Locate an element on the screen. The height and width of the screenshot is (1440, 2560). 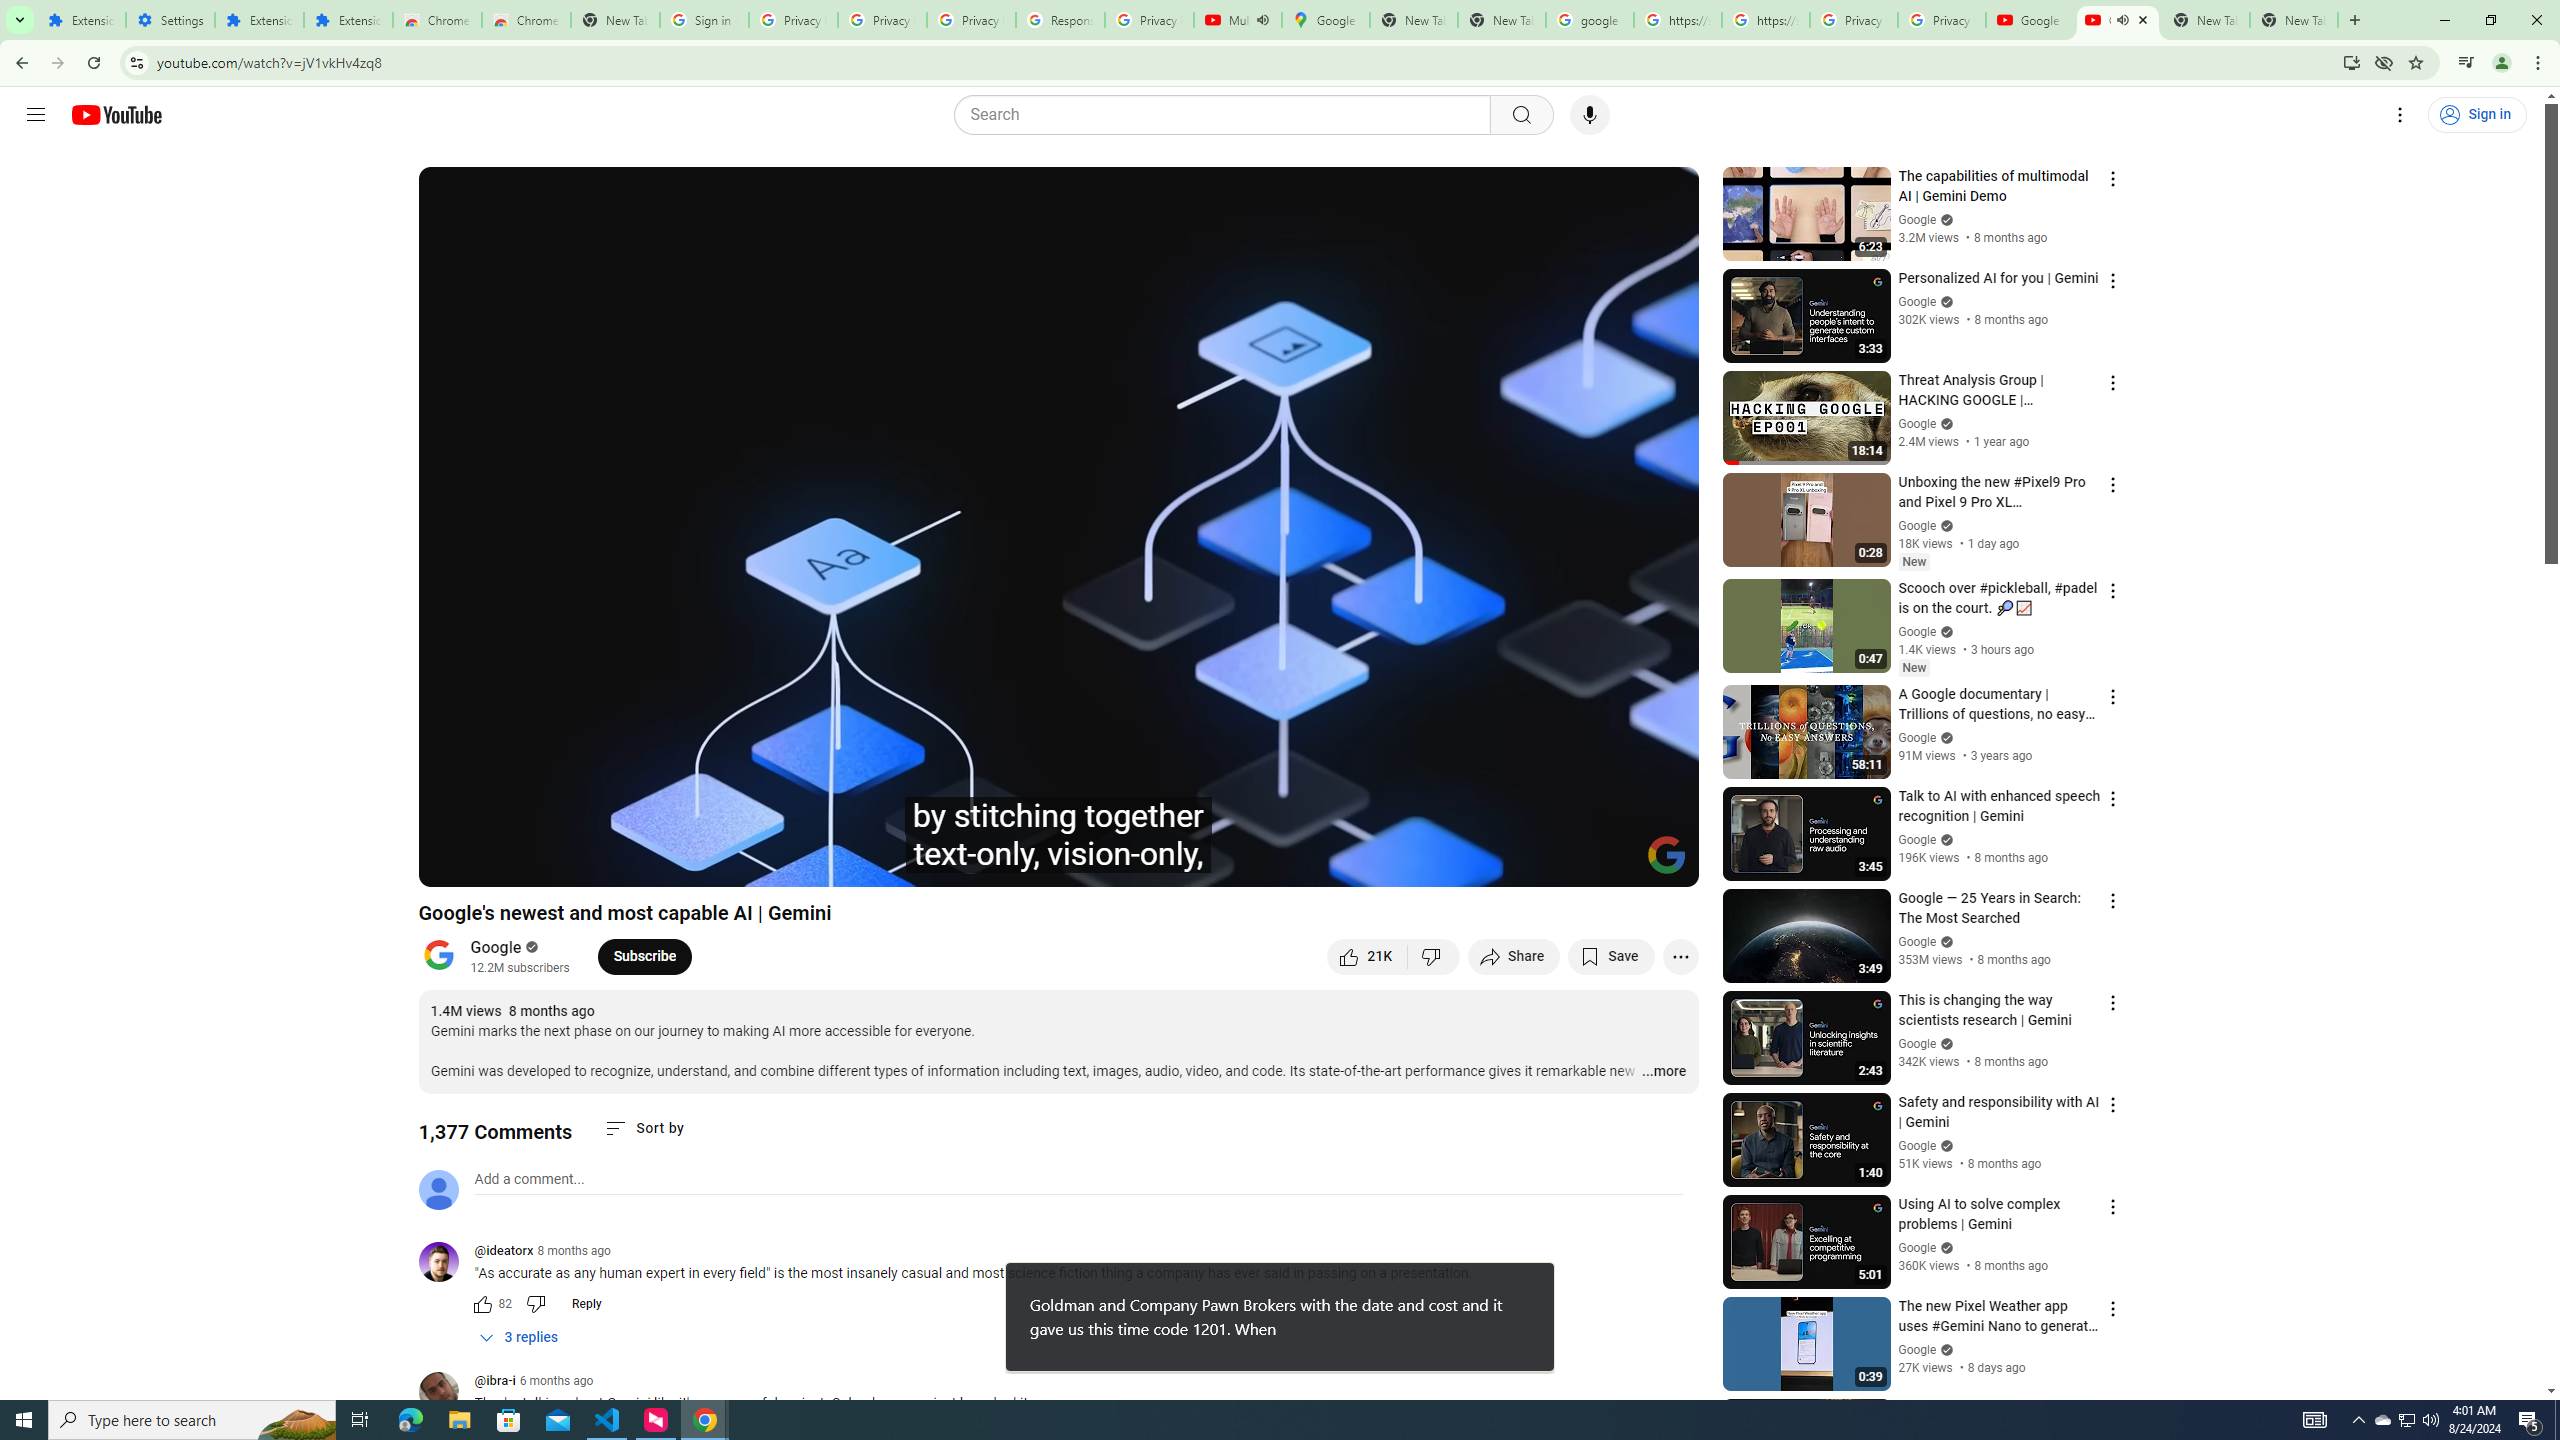
'Reply' is located at coordinates (586, 1302).